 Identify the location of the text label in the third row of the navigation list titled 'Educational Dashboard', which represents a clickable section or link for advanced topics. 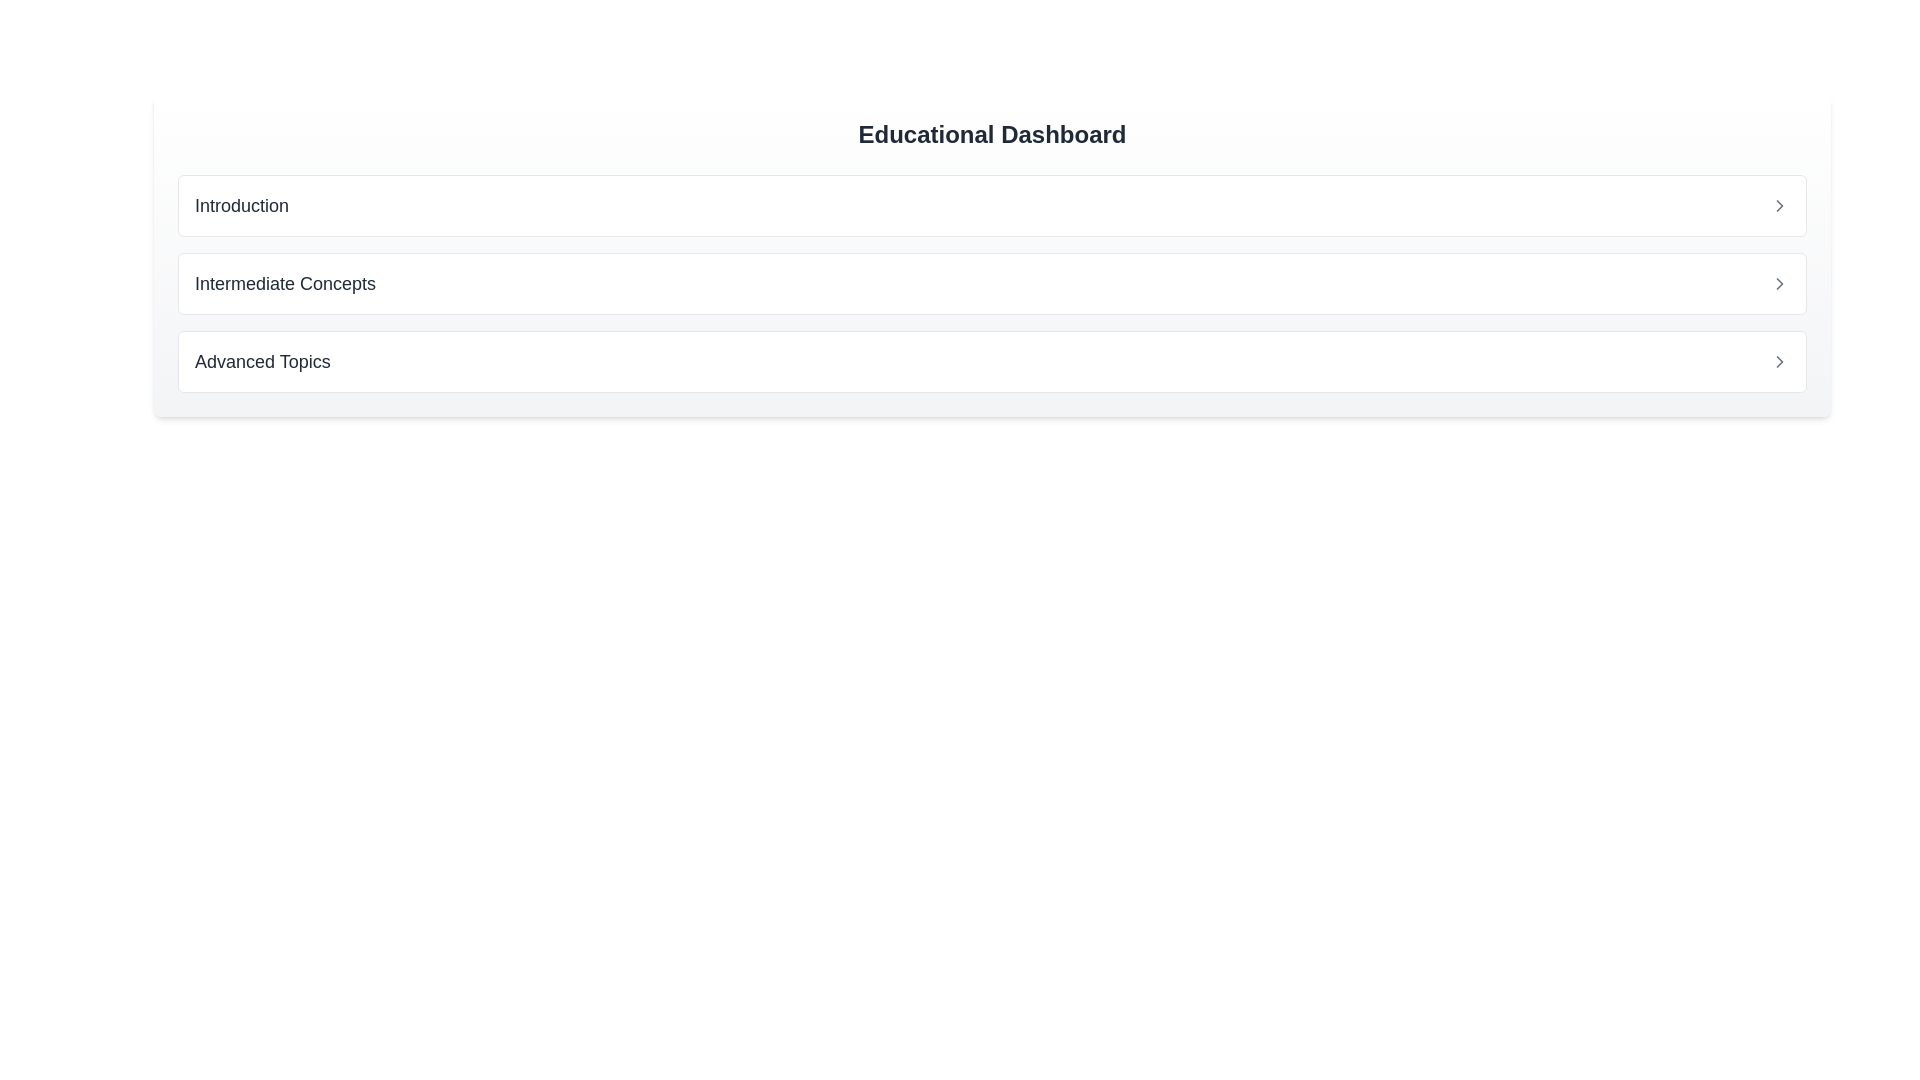
(261, 362).